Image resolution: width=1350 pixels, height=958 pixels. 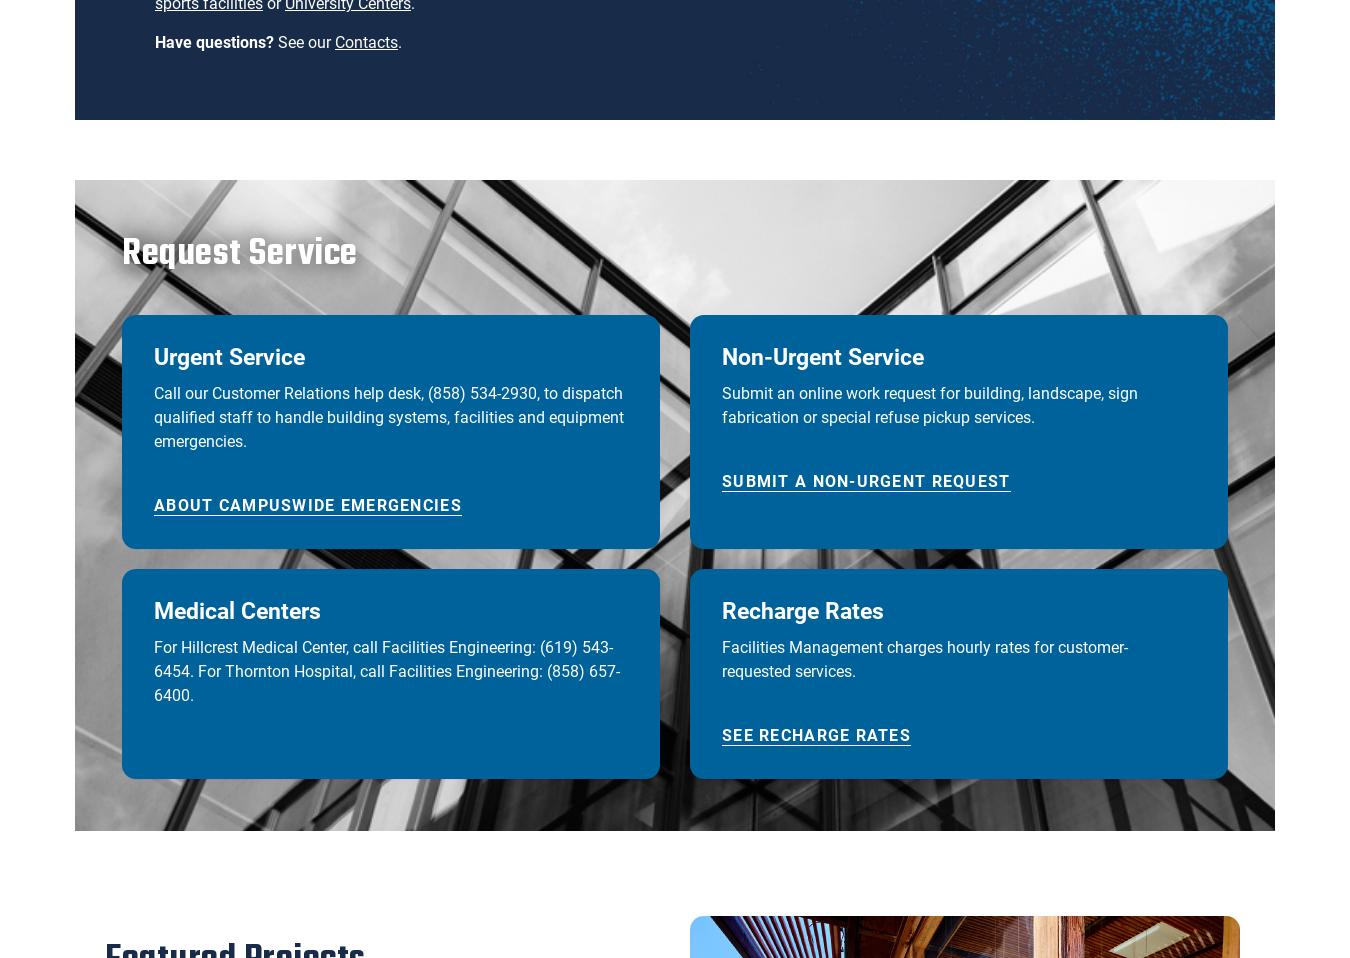 What do you see at coordinates (400, 41) in the screenshot?
I see `'.'` at bounding box center [400, 41].